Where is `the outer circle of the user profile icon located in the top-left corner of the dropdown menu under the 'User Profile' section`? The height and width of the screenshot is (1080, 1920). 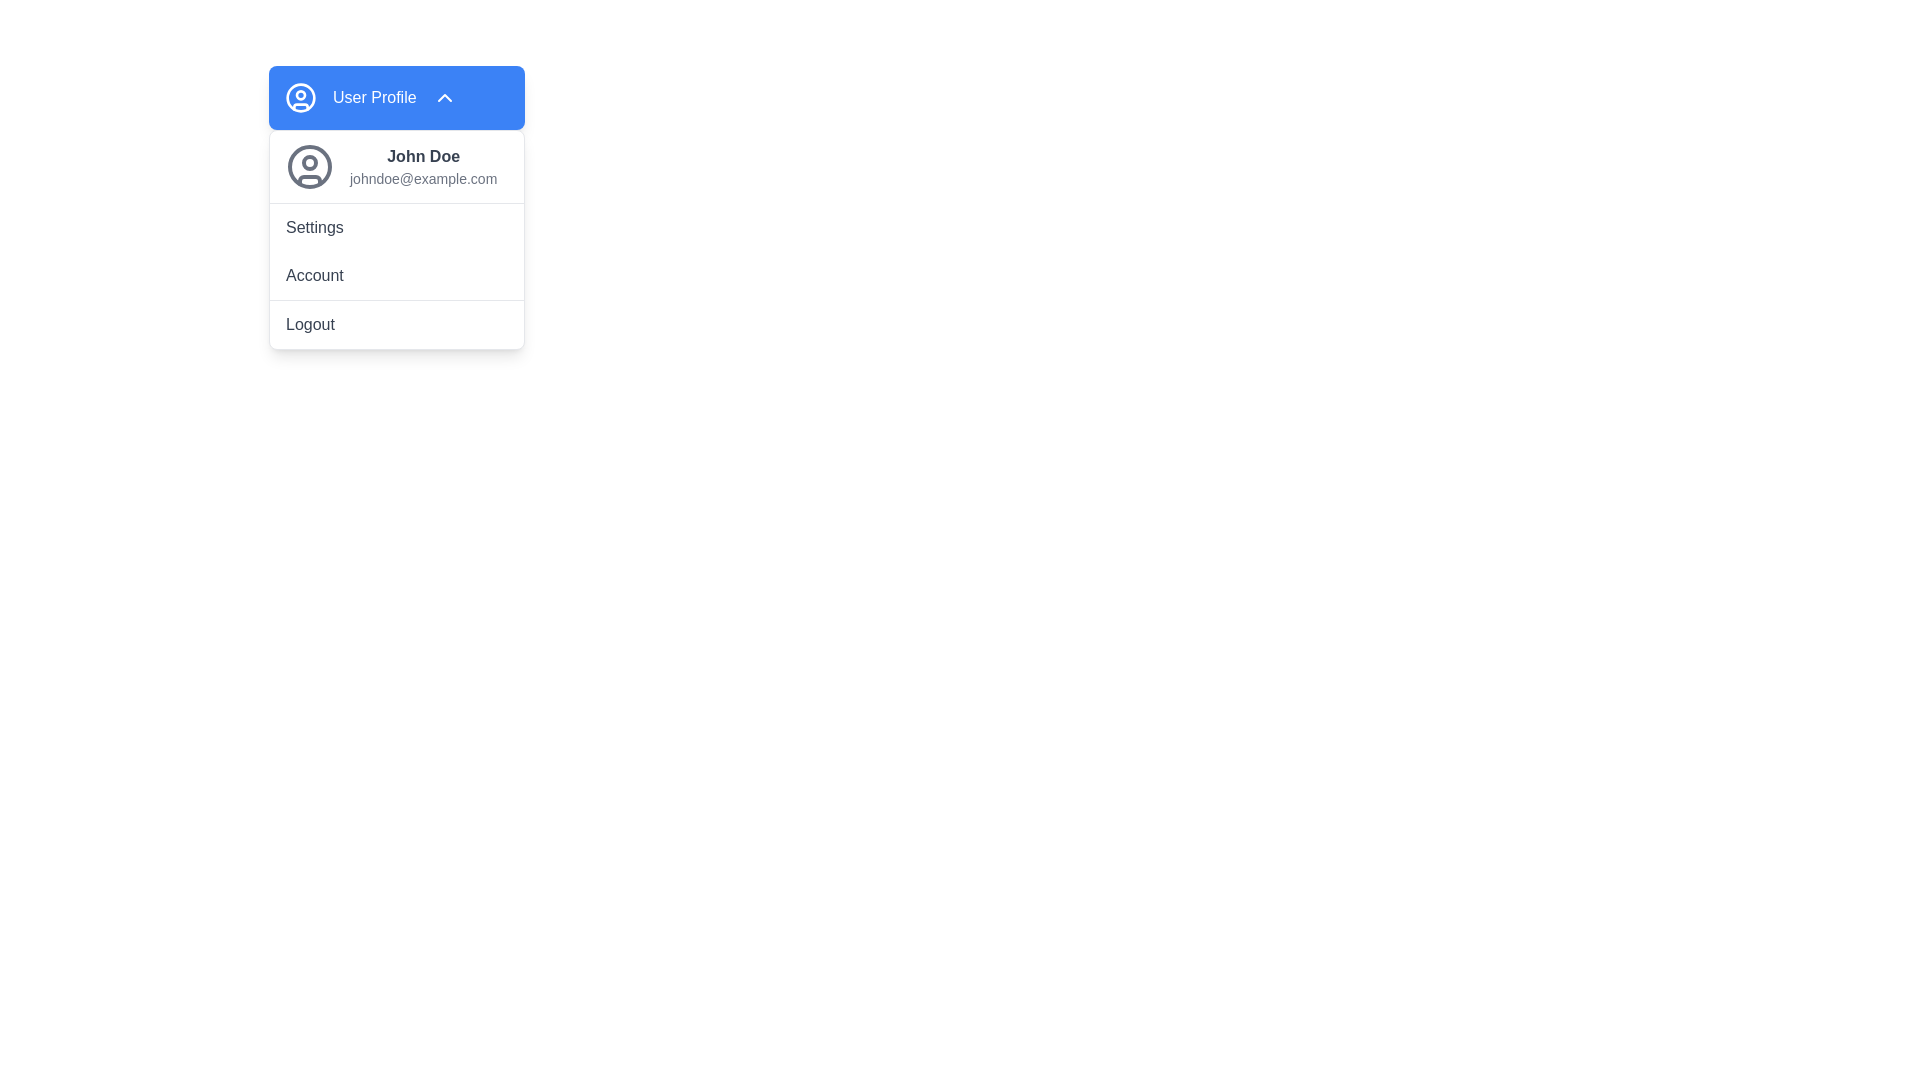
the outer circle of the user profile icon located in the top-left corner of the dropdown menu under the 'User Profile' section is located at coordinates (309, 165).